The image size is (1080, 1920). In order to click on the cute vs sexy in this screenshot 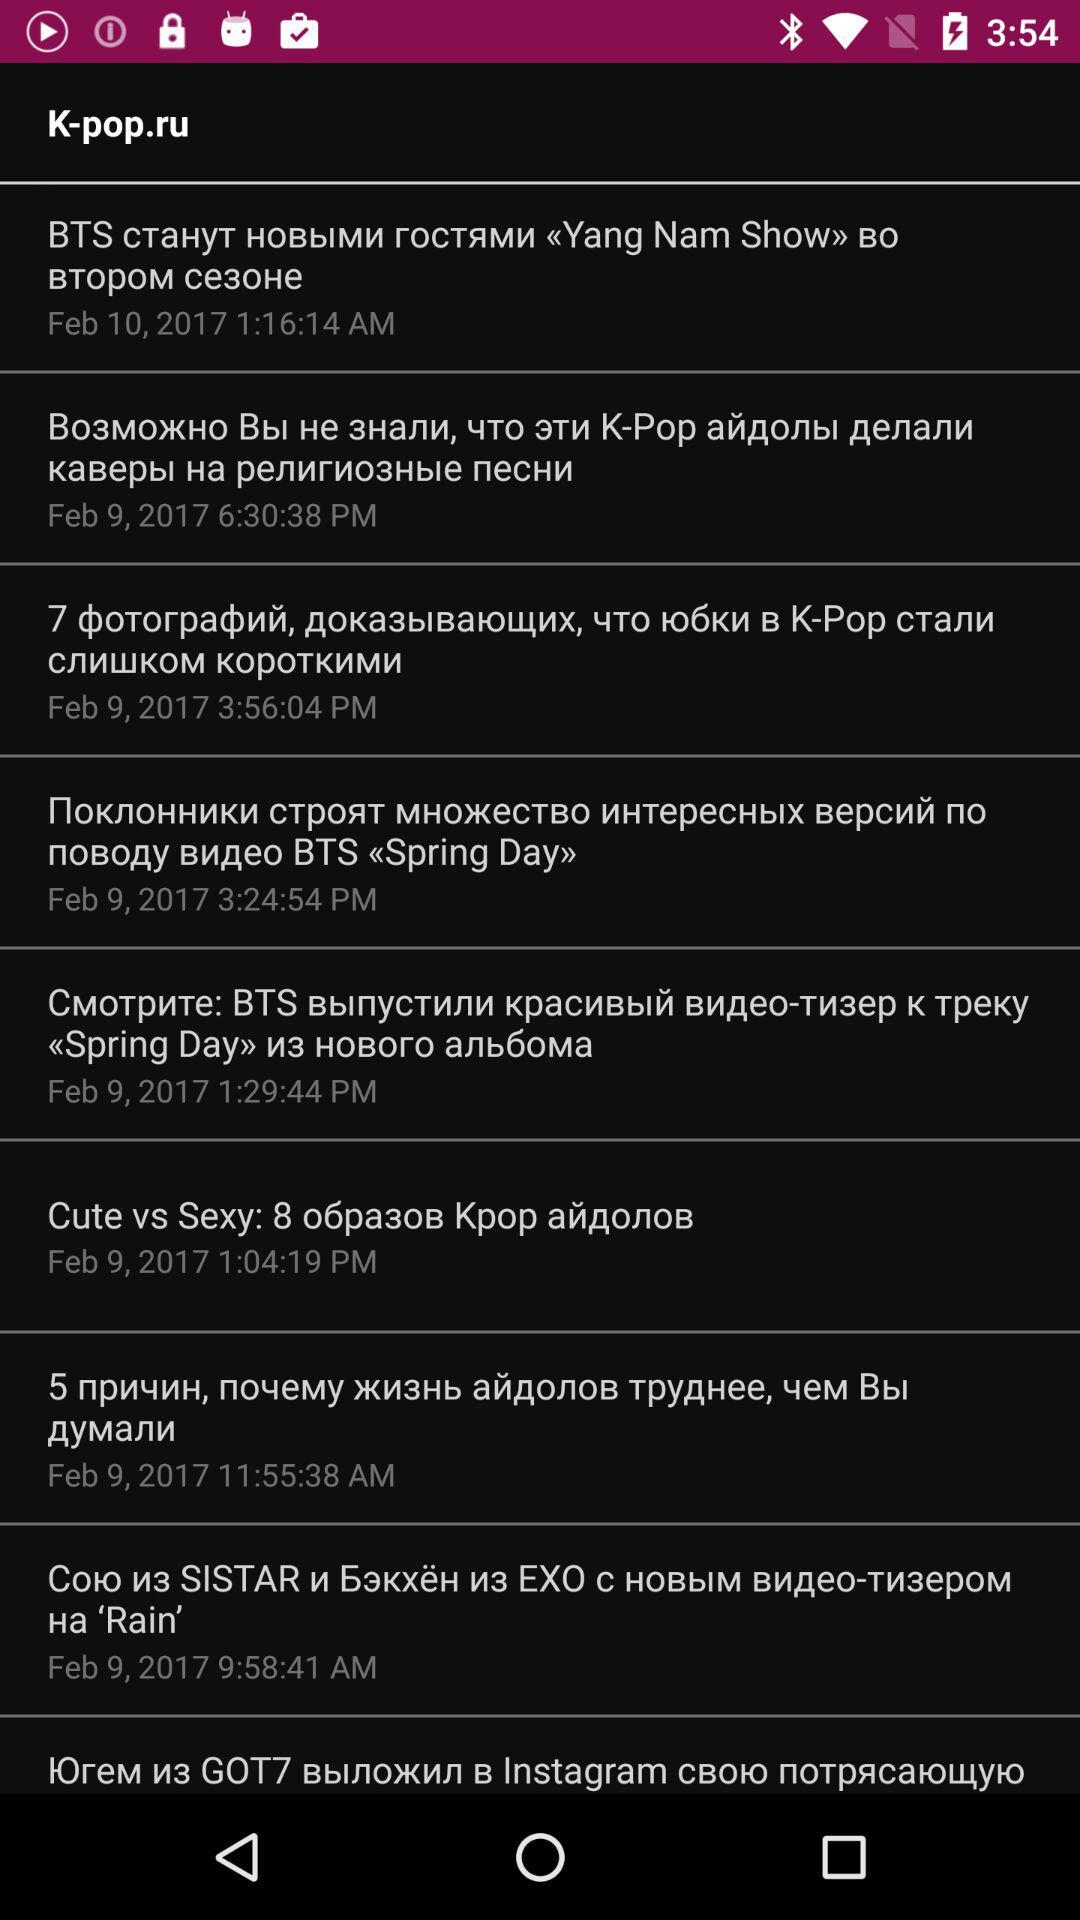, I will do `click(370, 1213)`.